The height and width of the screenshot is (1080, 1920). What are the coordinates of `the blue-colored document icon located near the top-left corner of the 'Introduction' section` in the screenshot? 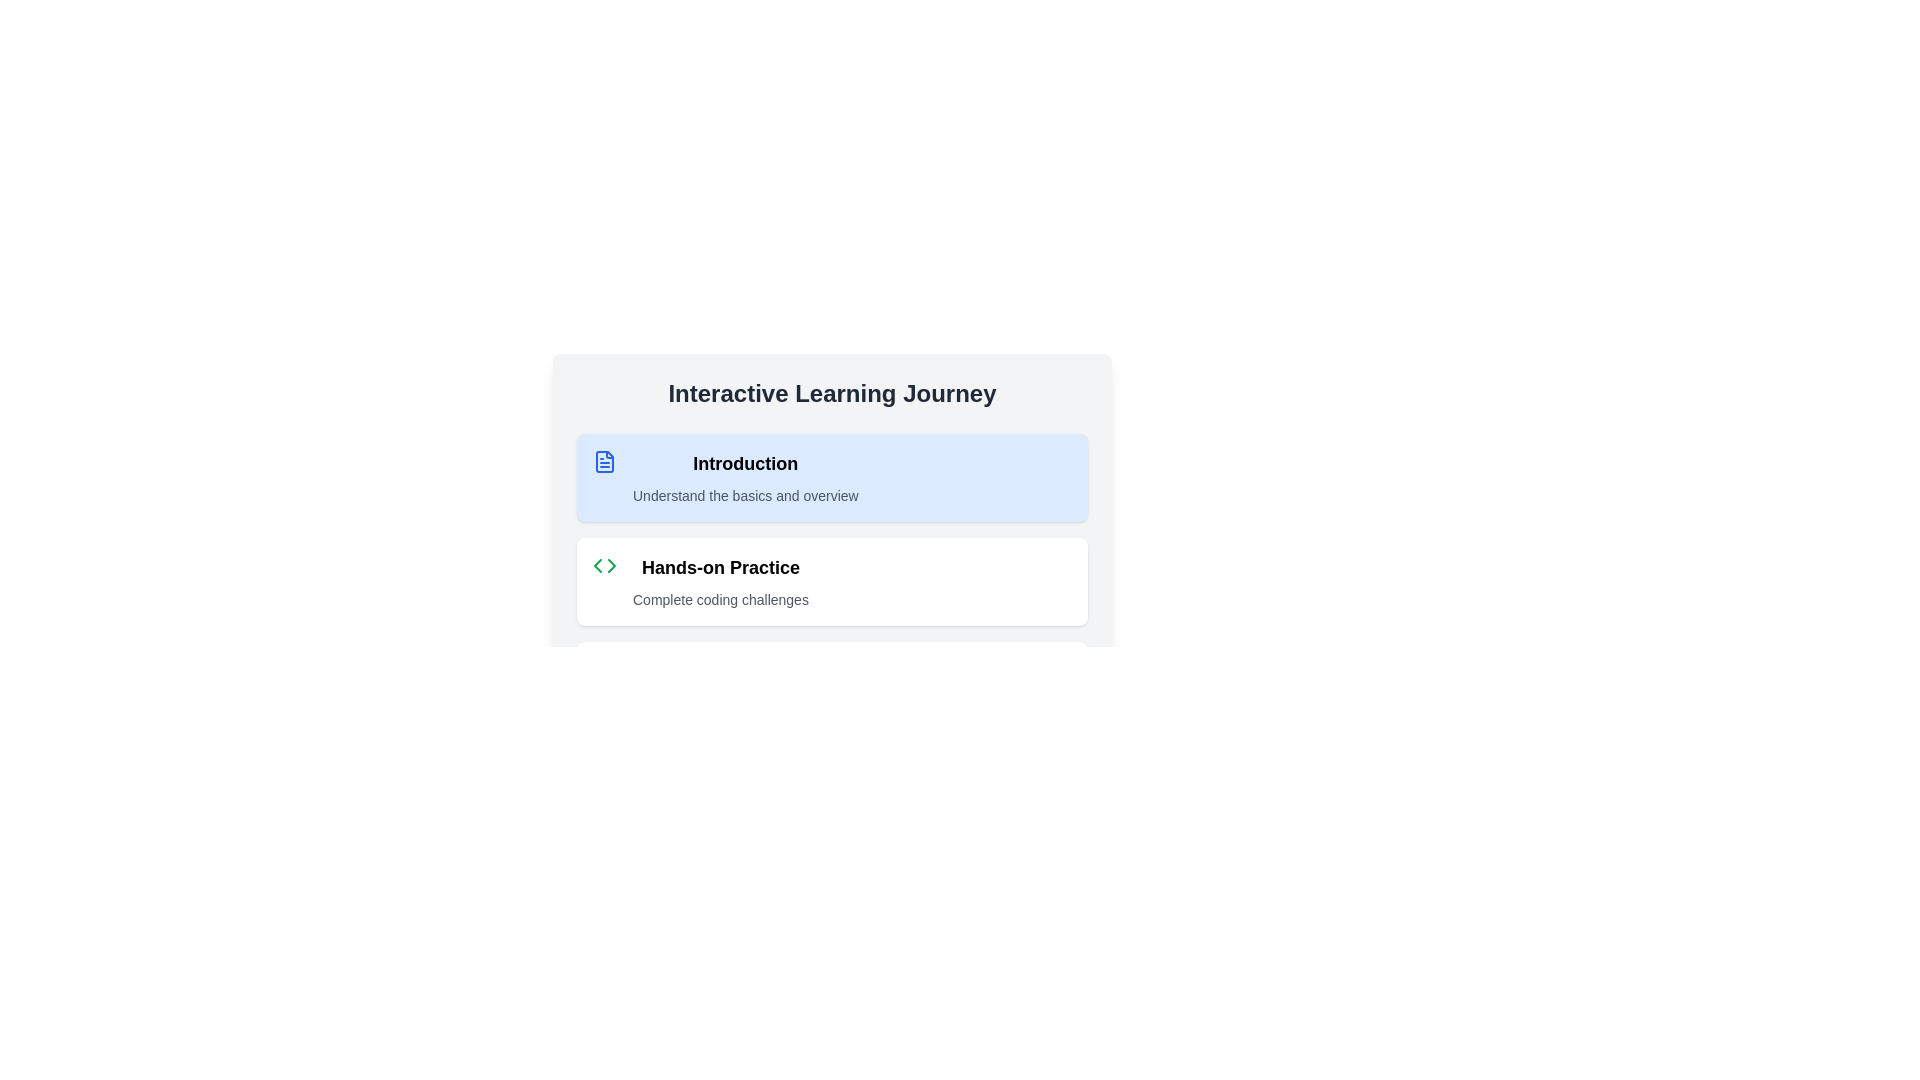 It's located at (603, 462).